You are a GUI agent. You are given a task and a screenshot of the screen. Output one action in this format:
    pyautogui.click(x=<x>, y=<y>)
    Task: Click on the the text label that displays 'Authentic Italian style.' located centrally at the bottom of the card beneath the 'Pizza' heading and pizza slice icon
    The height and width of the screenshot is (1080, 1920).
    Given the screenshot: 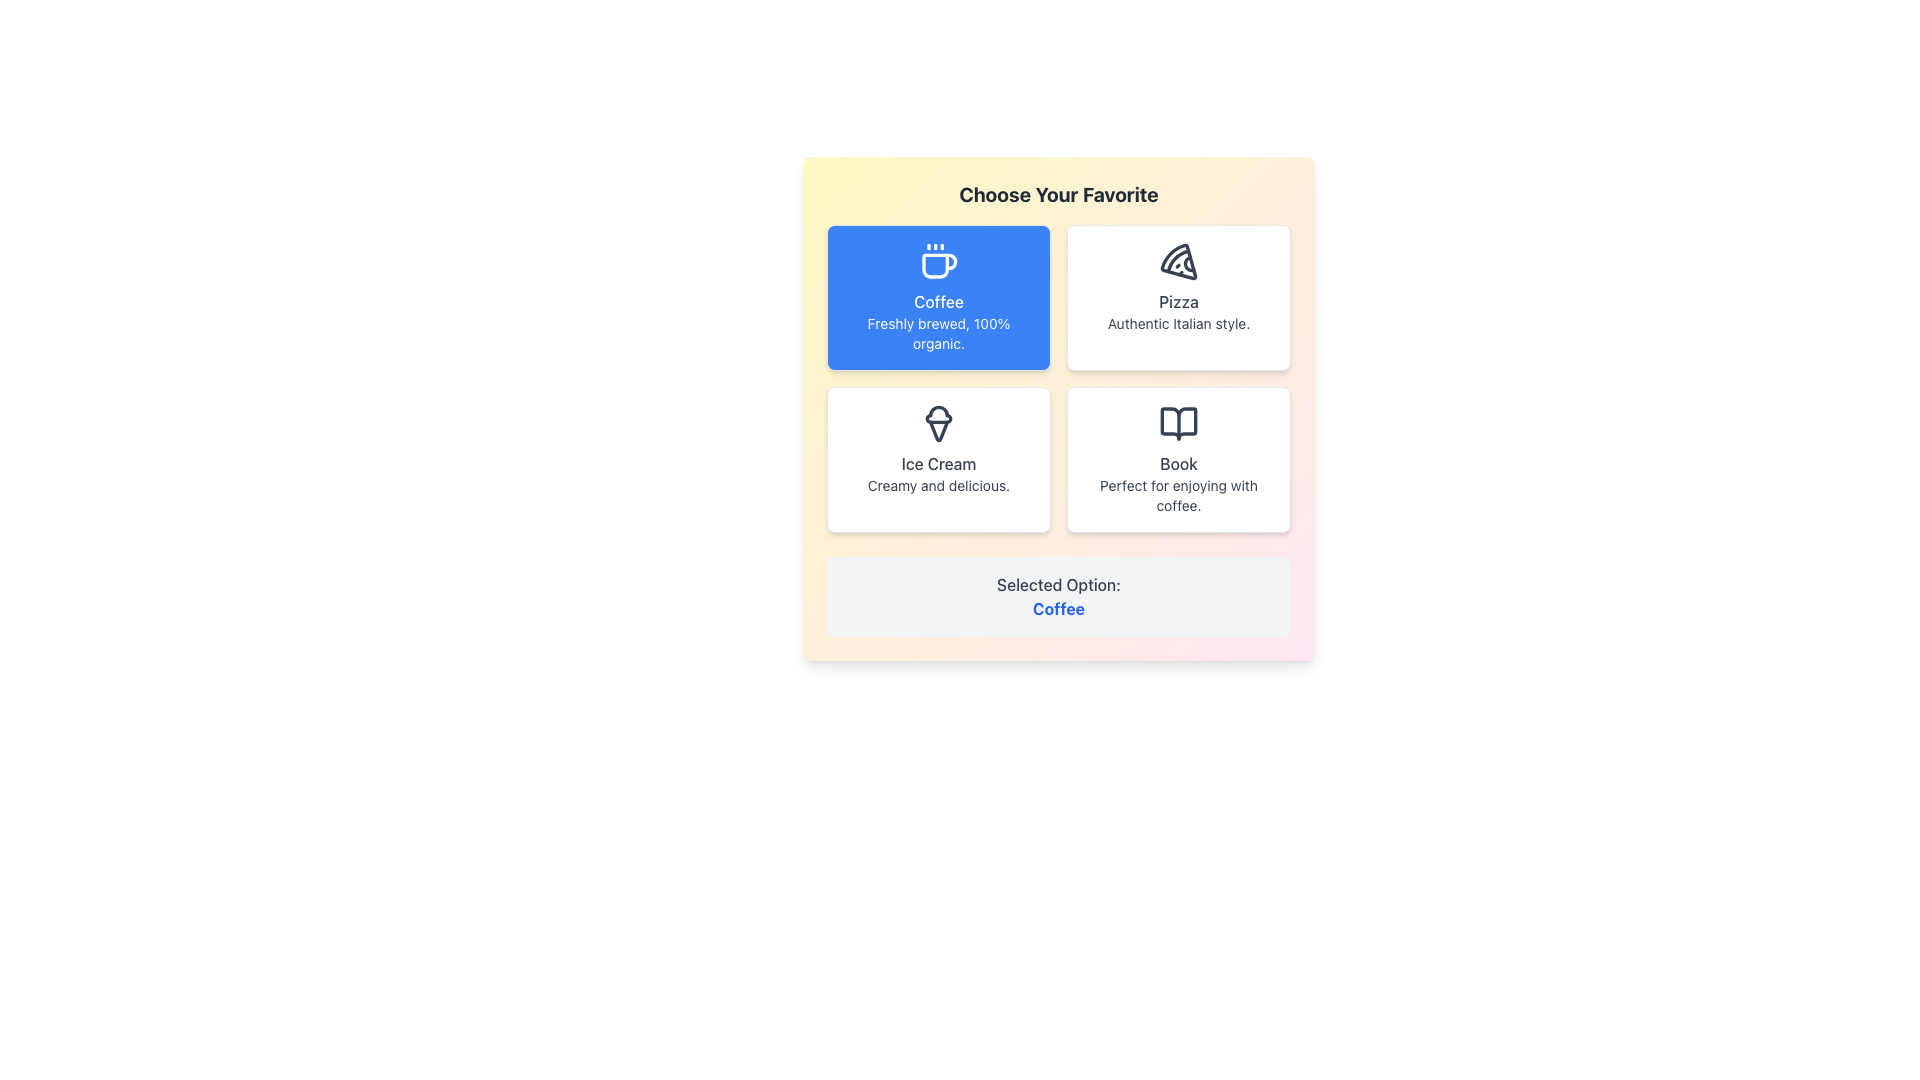 What is the action you would take?
    pyautogui.click(x=1179, y=323)
    